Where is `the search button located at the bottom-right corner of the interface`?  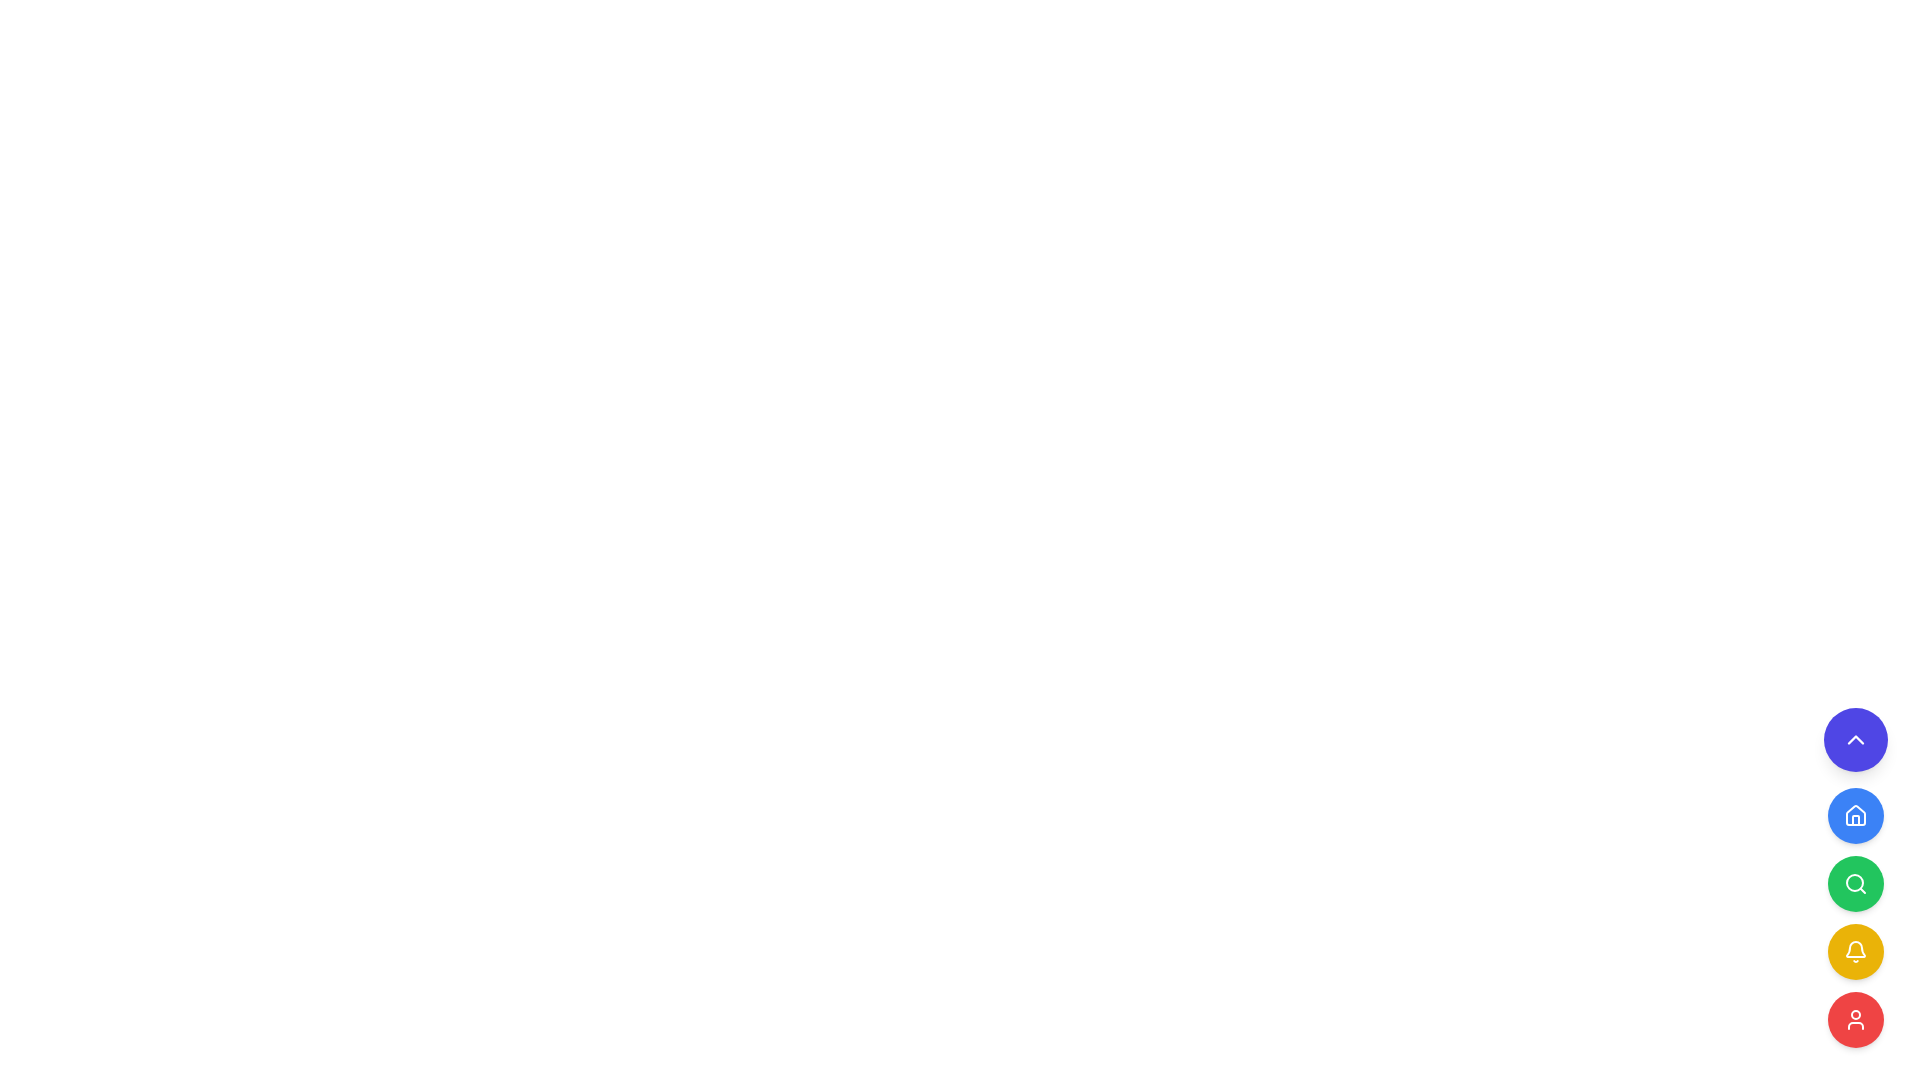 the search button located at the bottom-right corner of the interface is located at coordinates (1855, 877).